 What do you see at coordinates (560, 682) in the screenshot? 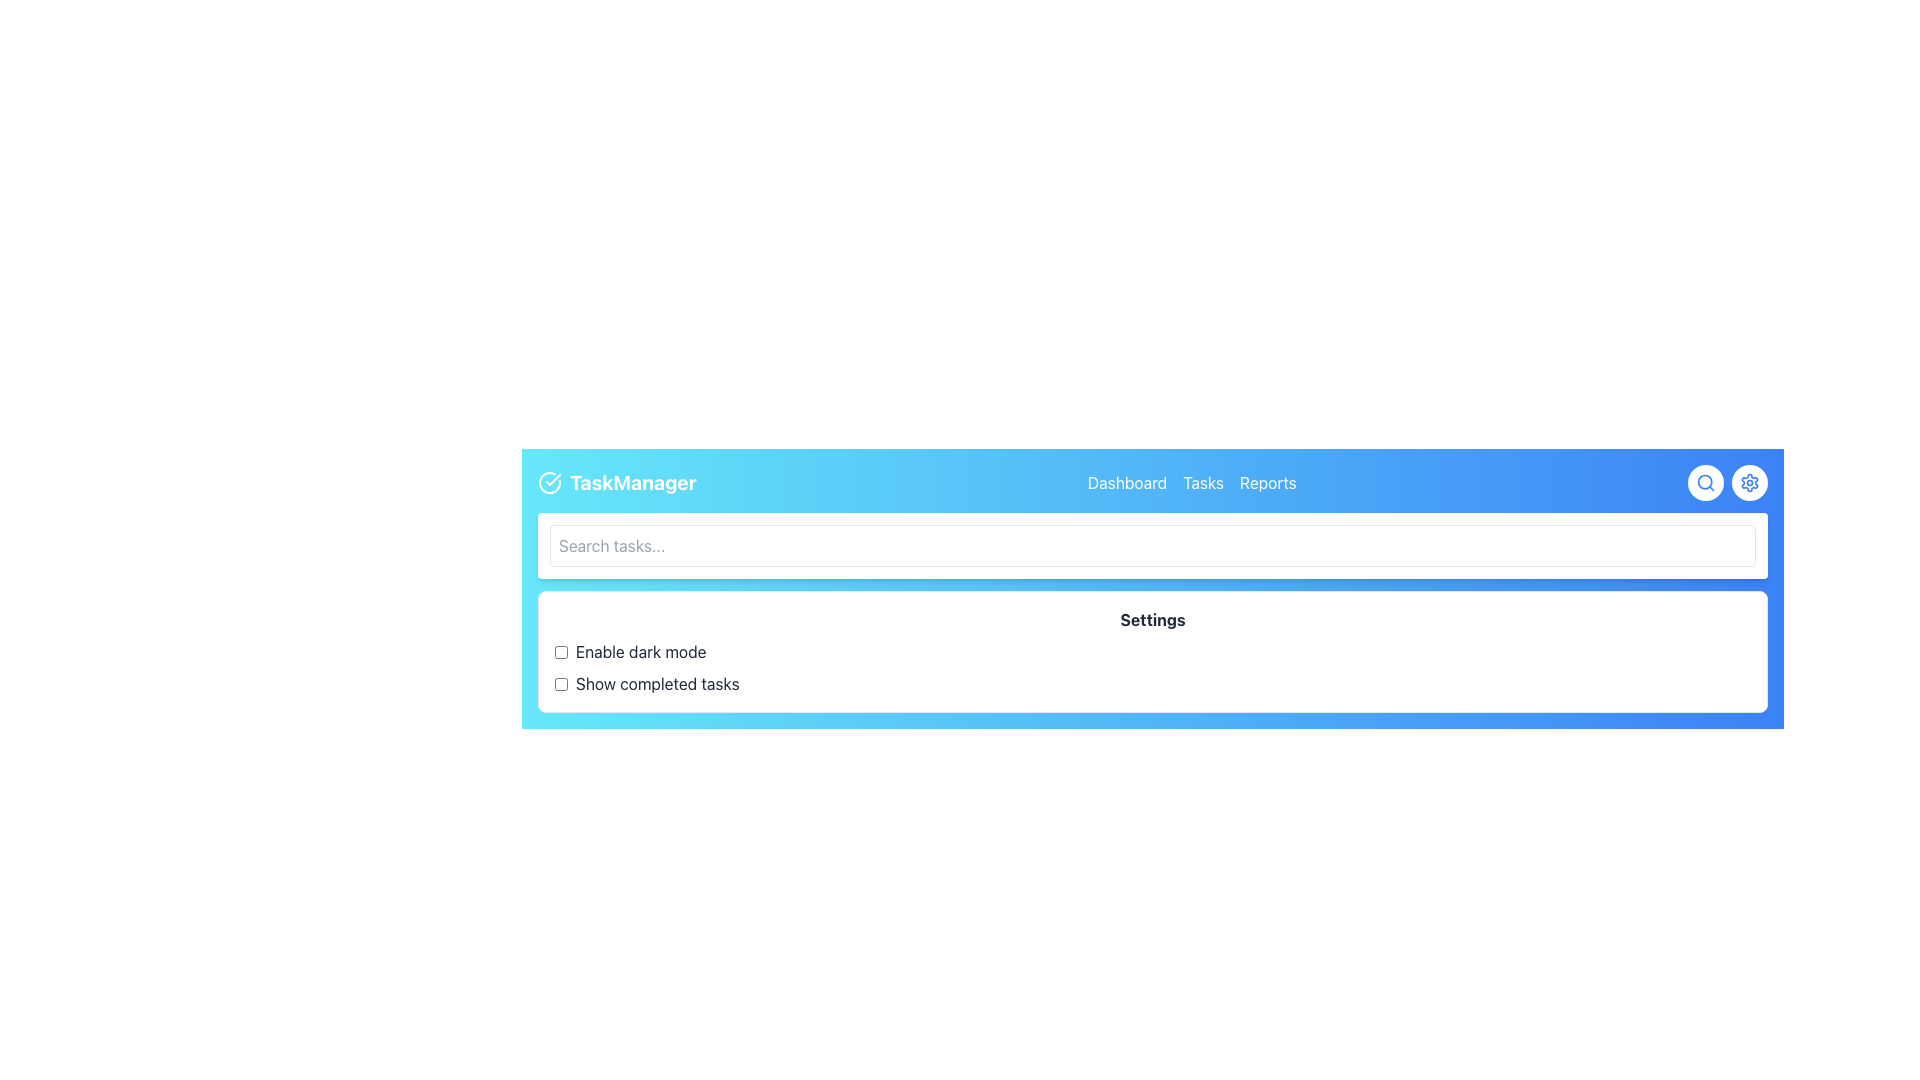
I see `the checkbox that toggles the visibility of completed tasks in the task manager` at bounding box center [560, 682].